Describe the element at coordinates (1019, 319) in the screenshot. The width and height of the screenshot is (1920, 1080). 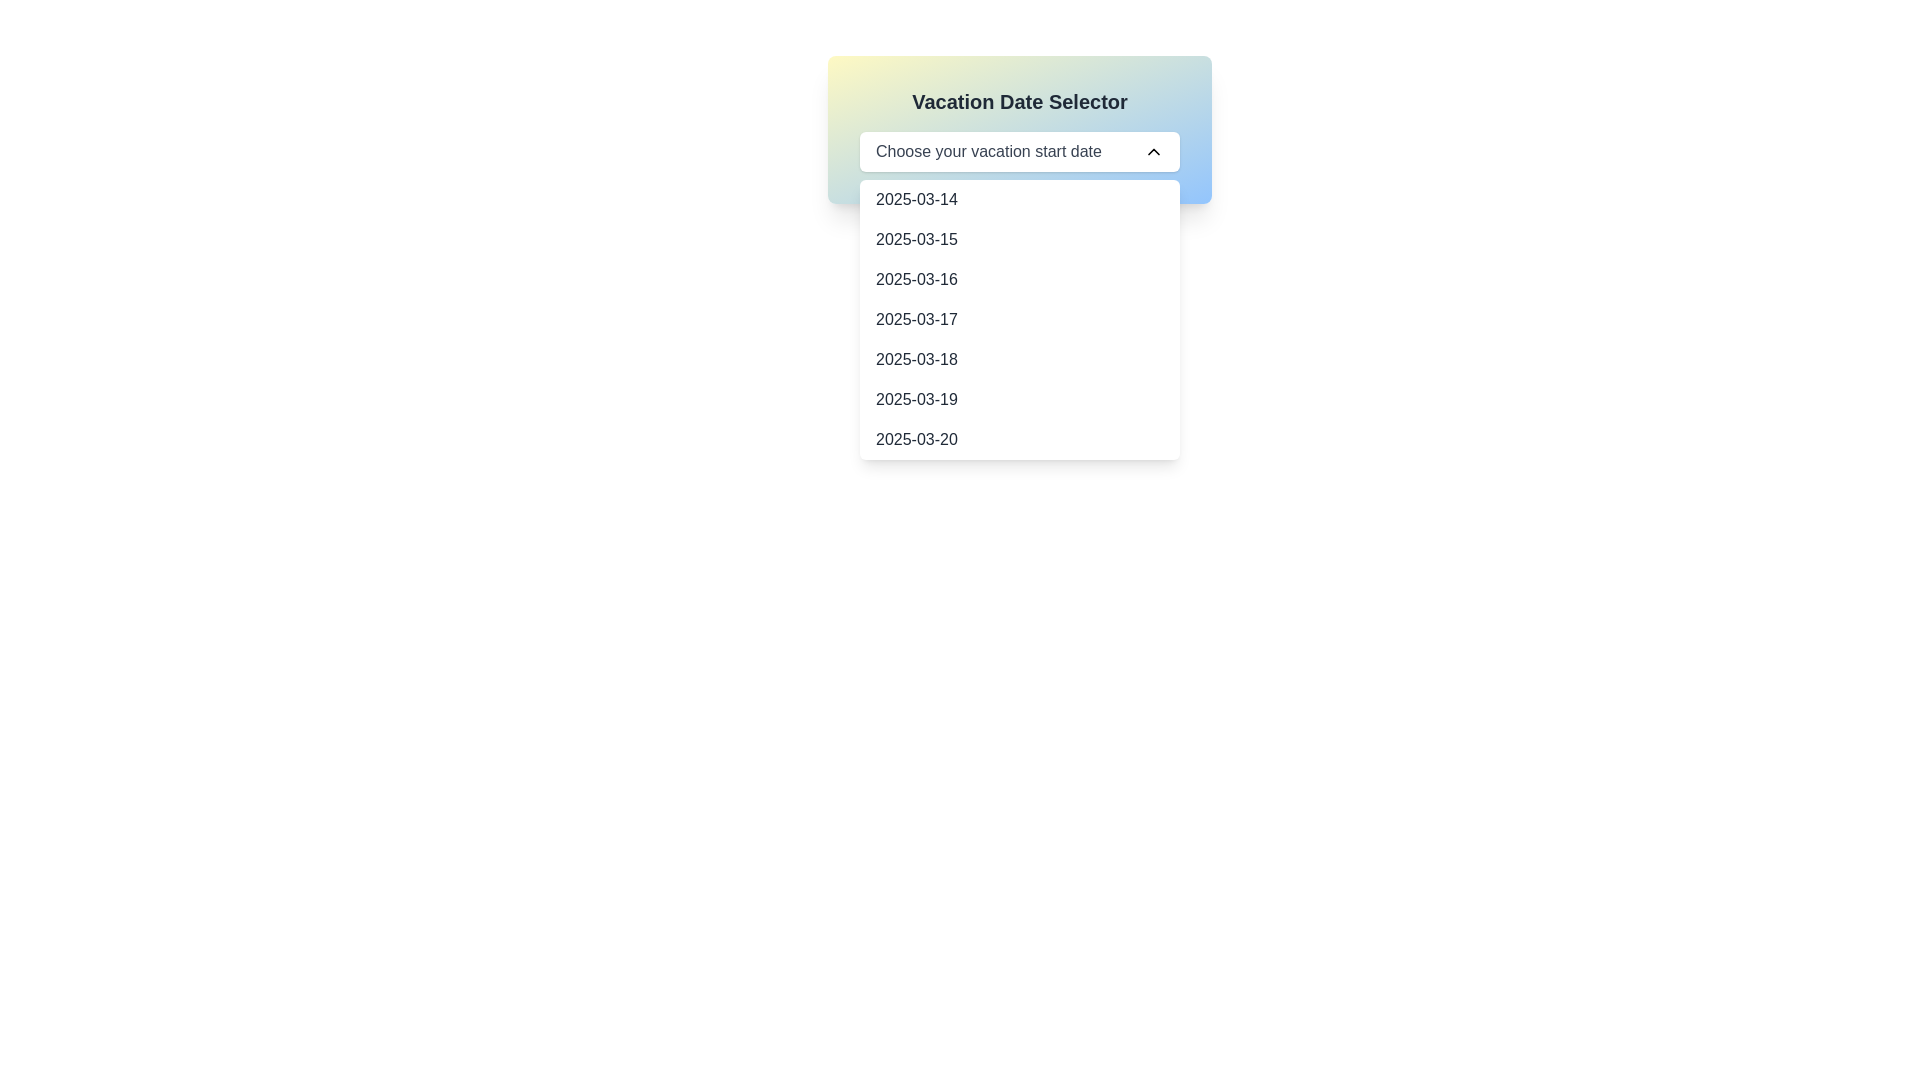
I see `the dates listed in the dropdown menu titled 'Choose your vacation start date' by clicking on it` at that location.